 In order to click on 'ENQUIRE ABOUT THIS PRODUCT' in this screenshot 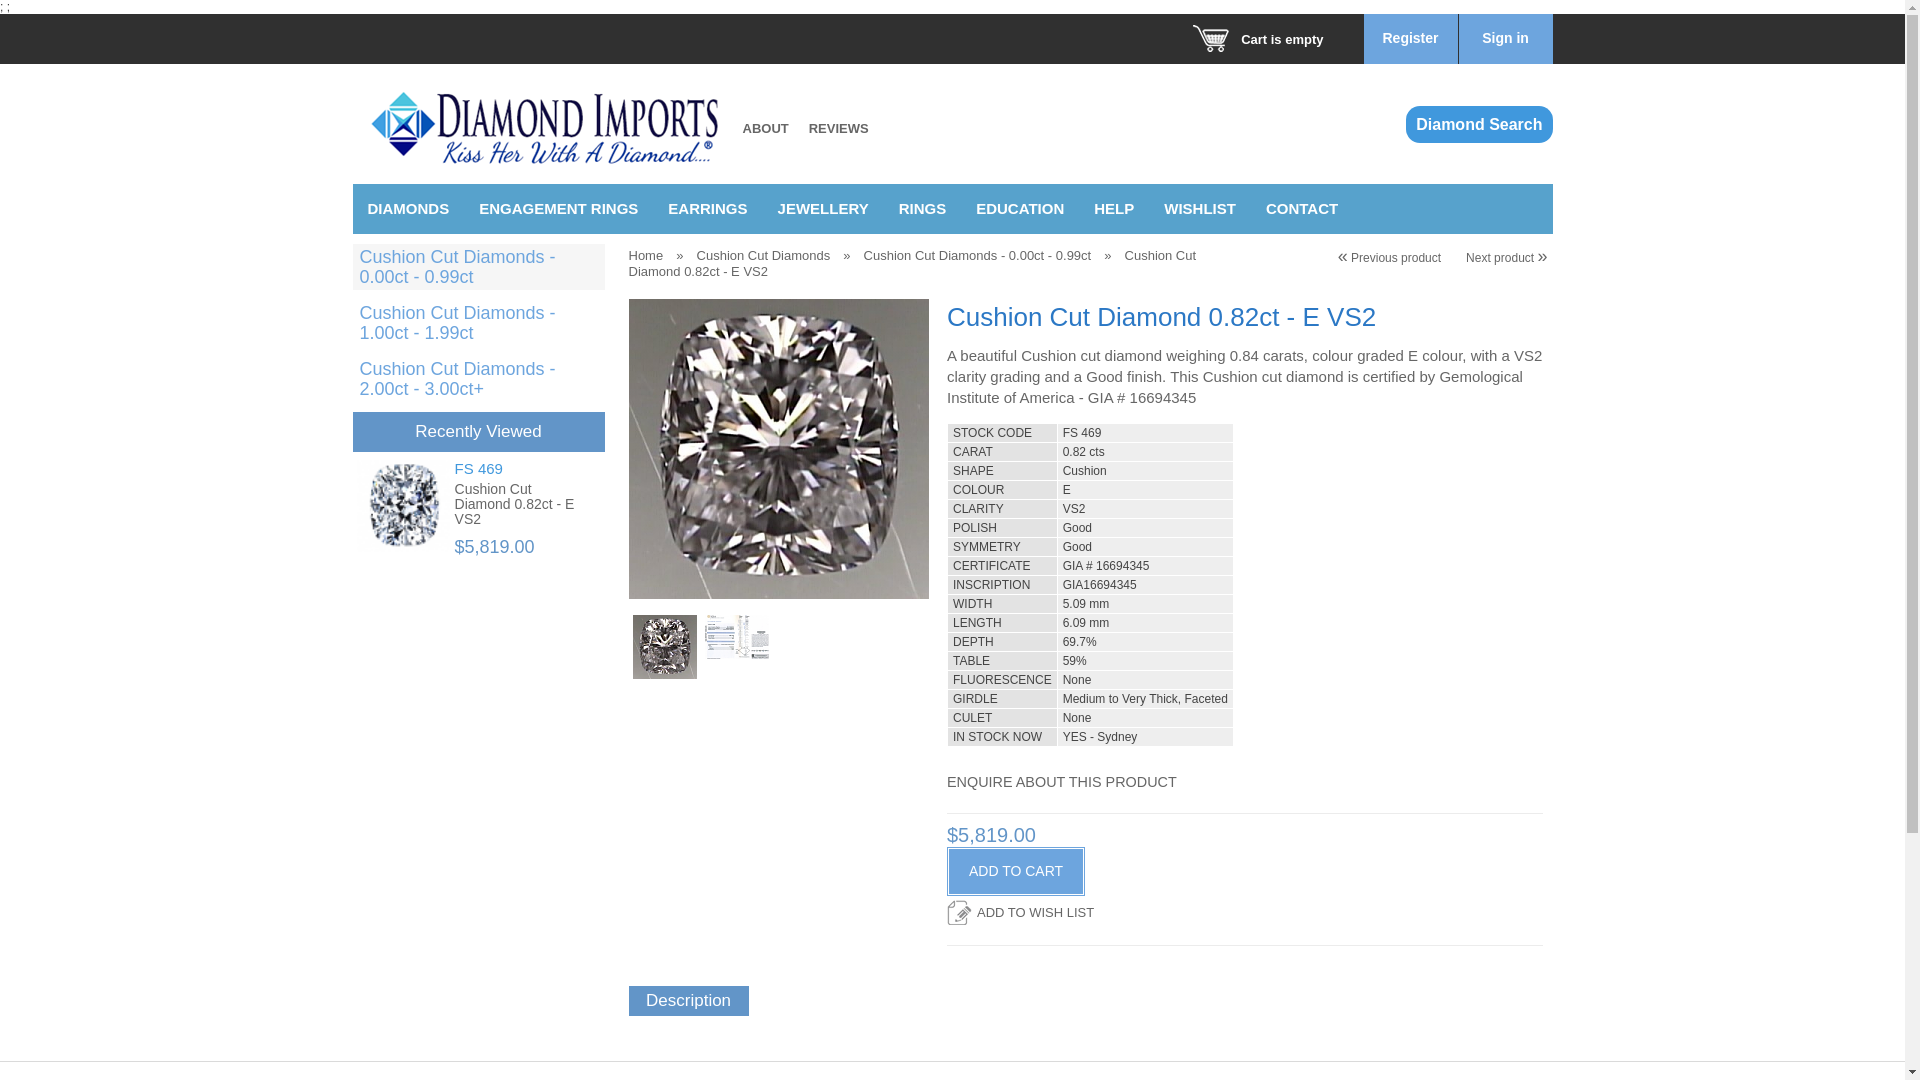, I will do `click(1060, 793)`.